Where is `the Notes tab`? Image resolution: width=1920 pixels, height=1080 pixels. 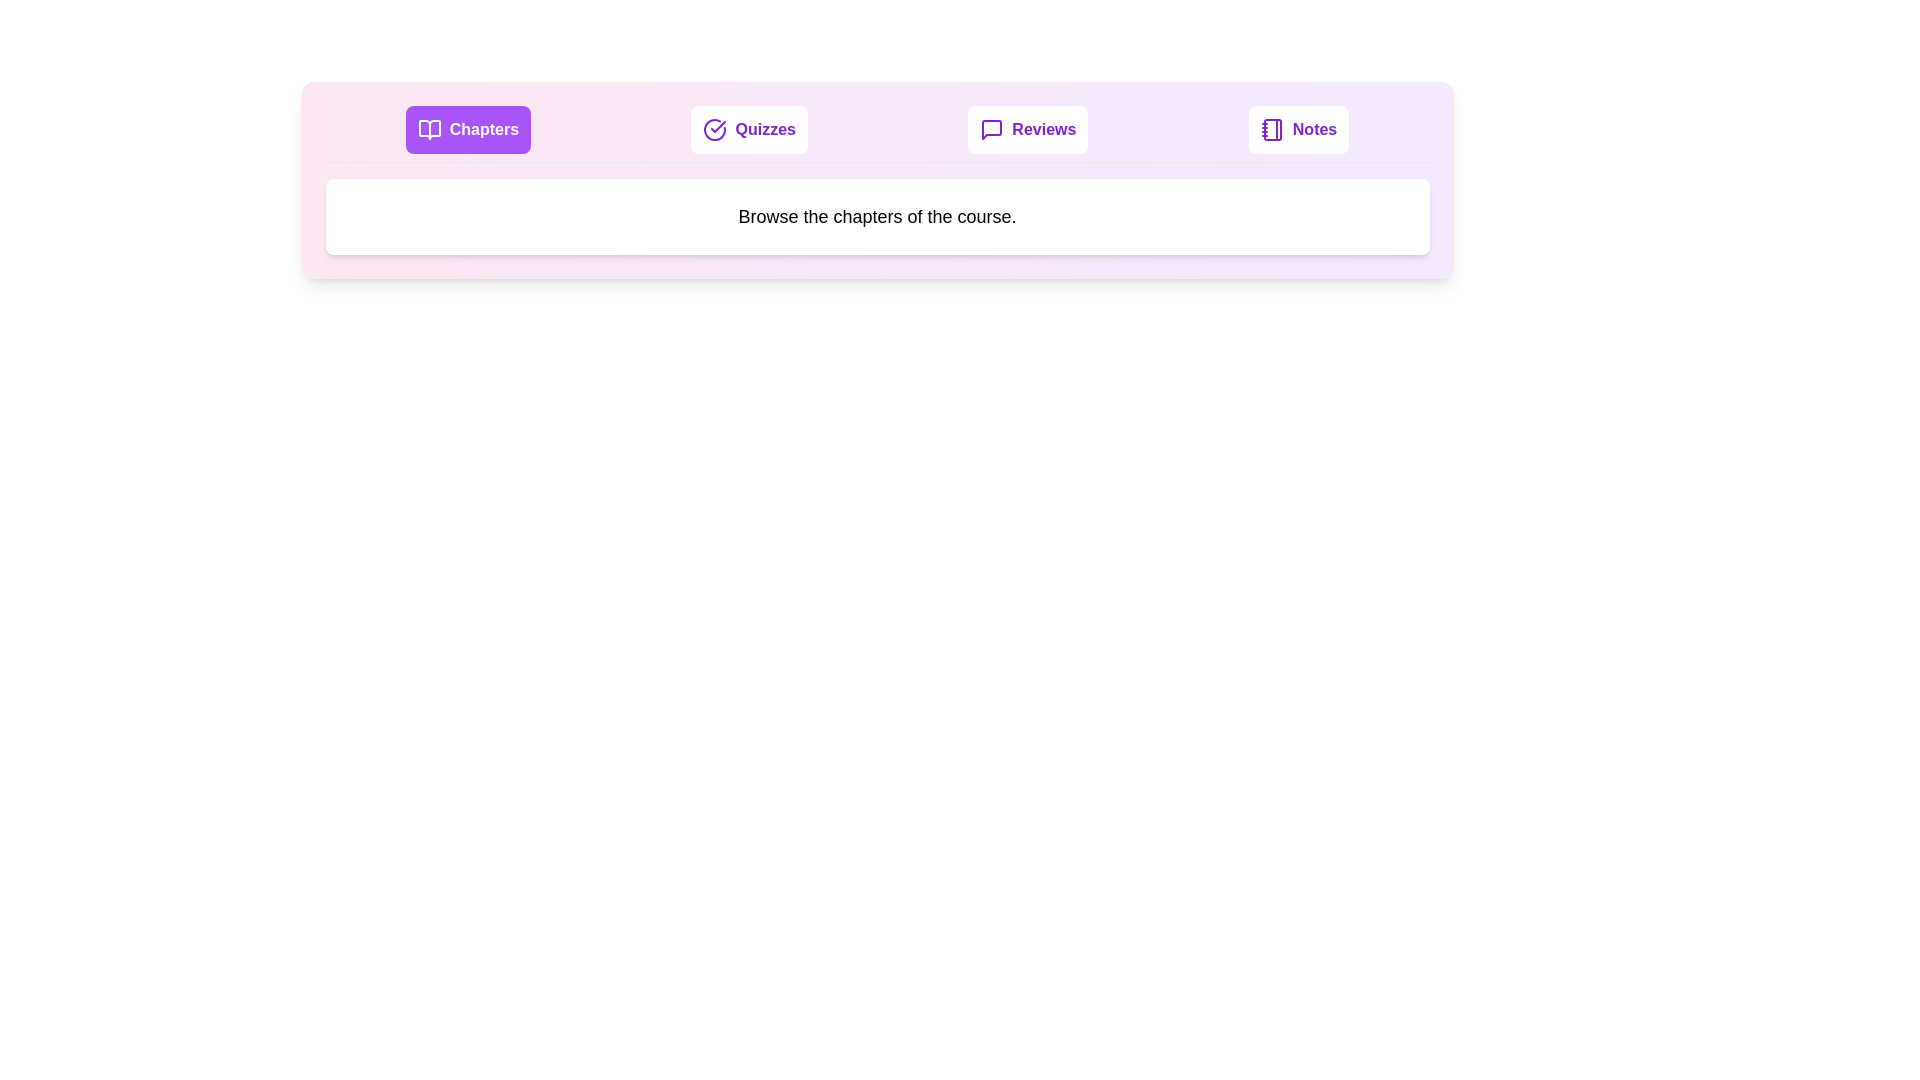
the Notes tab is located at coordinates (1299, 130).